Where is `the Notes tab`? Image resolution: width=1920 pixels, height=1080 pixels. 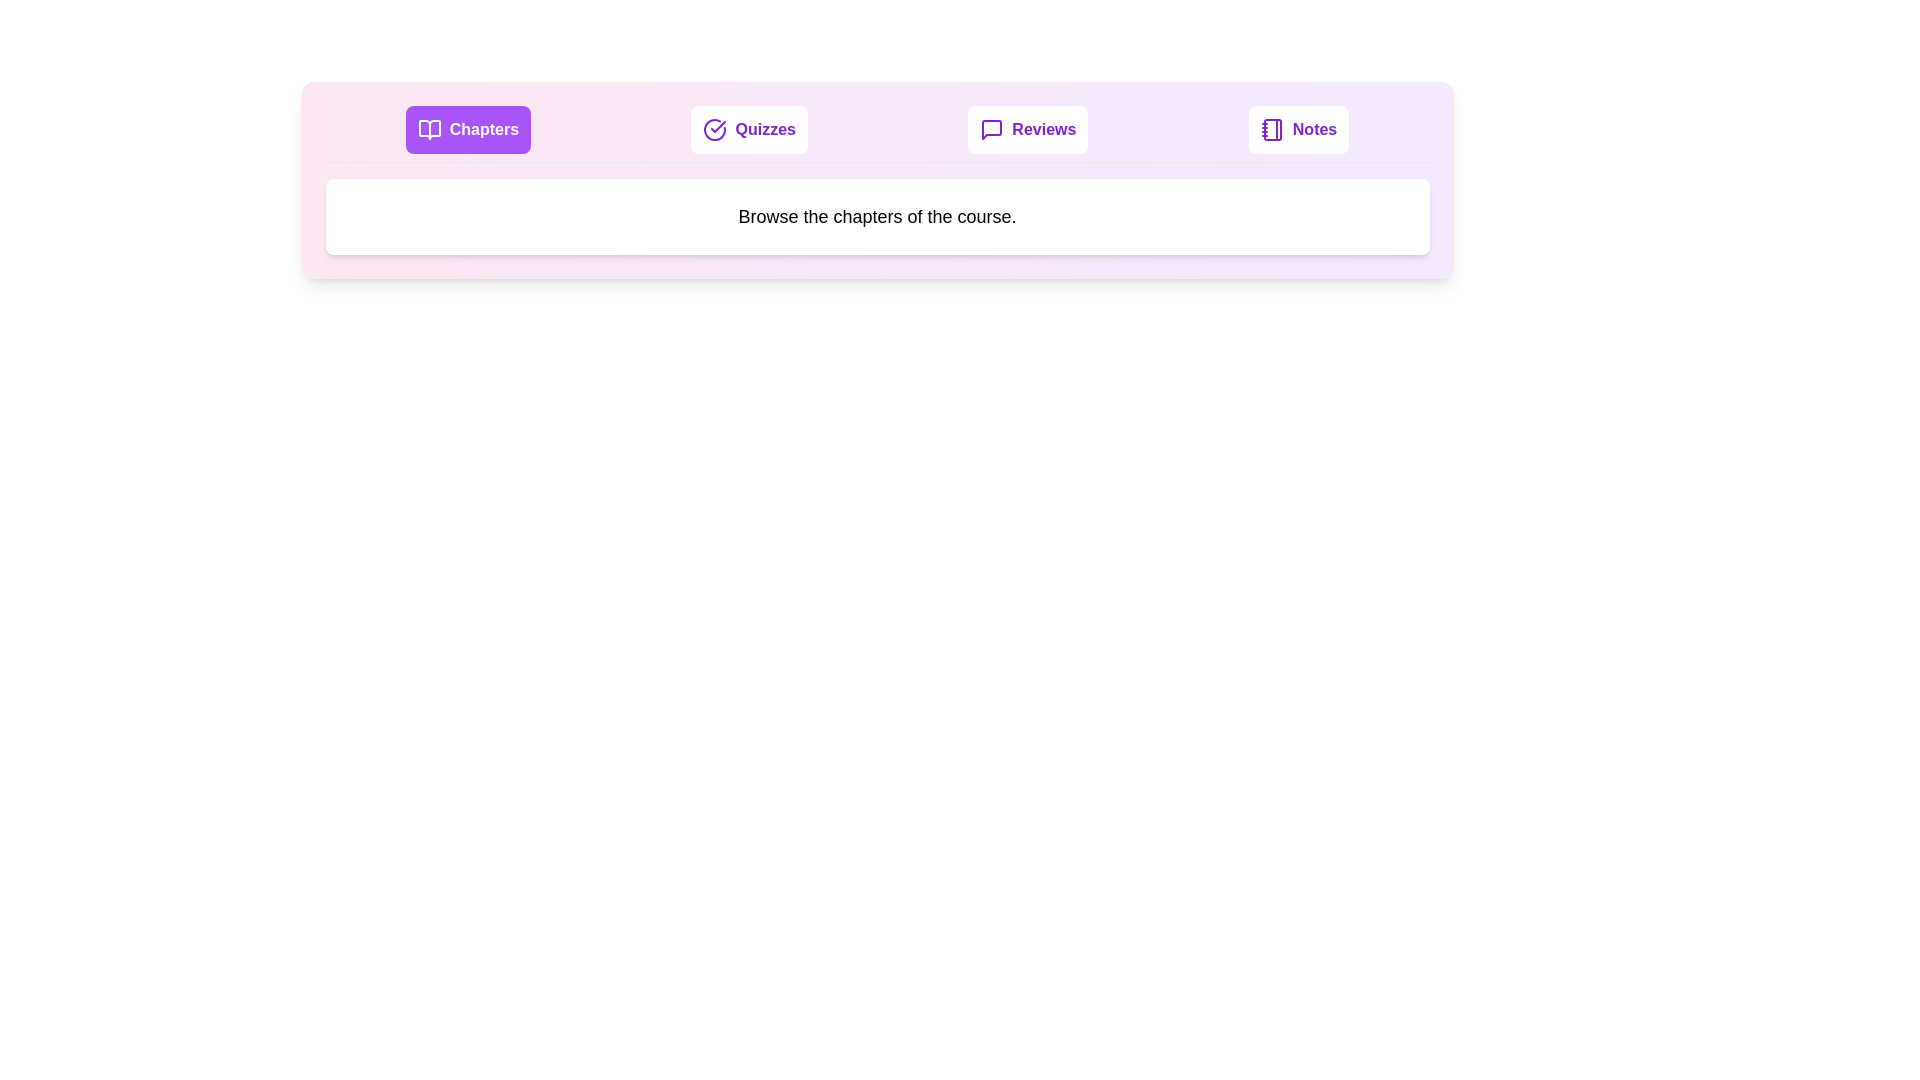
the Notes tab is located at coordinates (1299, 130).